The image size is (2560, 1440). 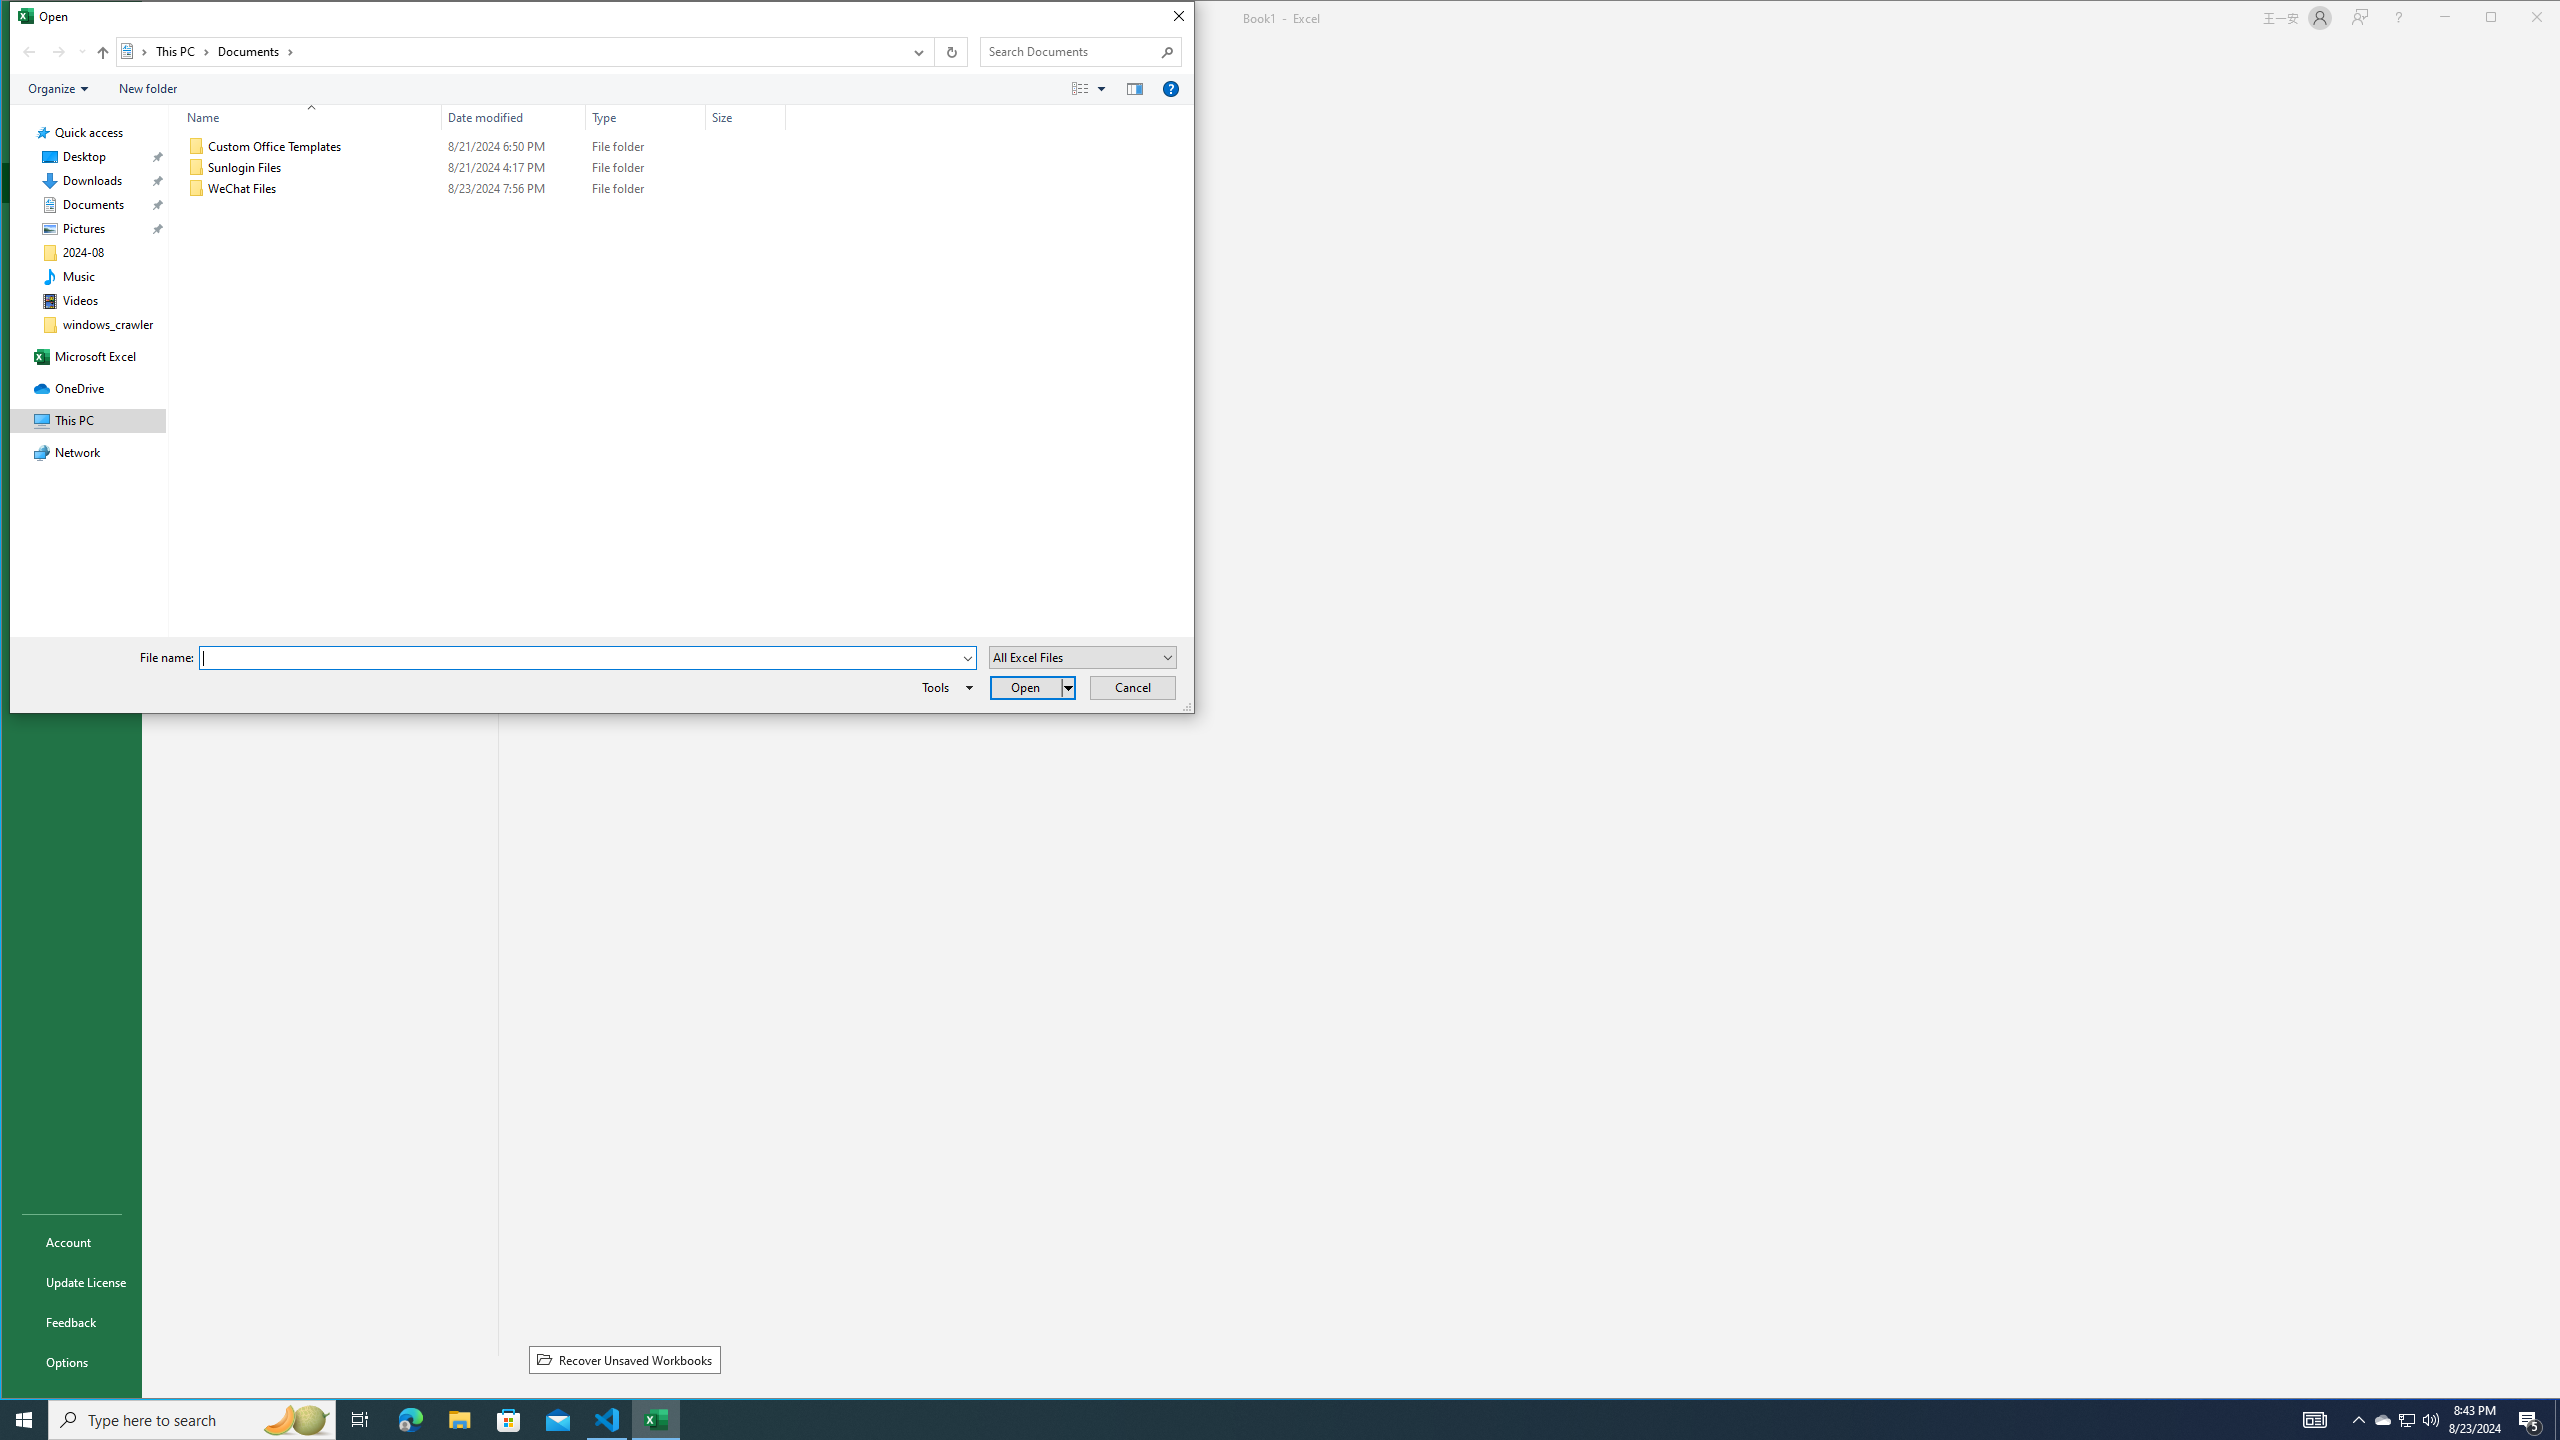 I want to click on 'File name:', so click(x=578, y=658).